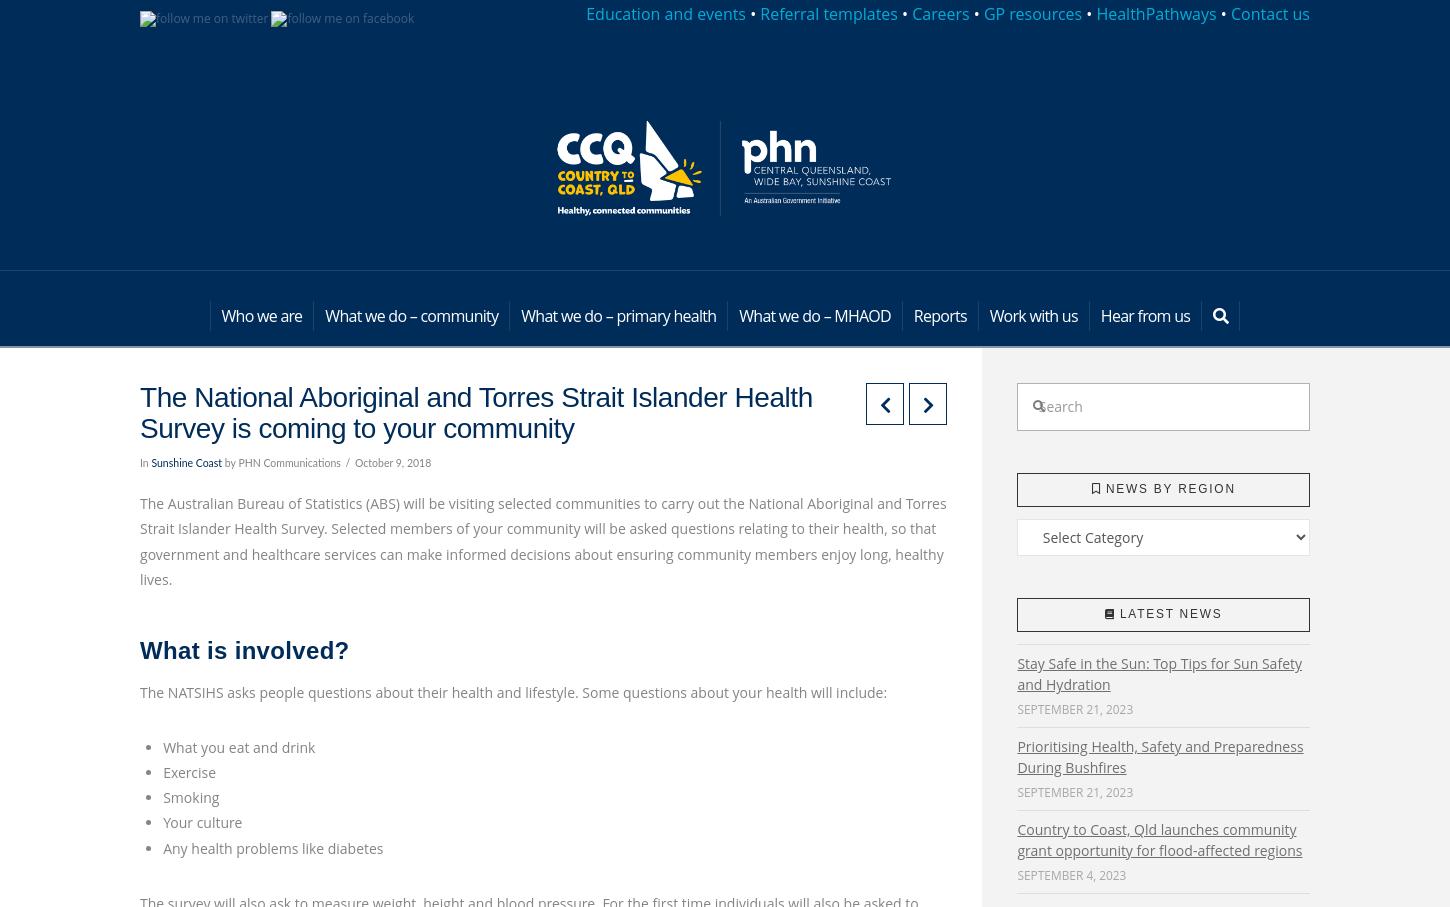 This screenshot has height=907, width=1450. I want to click on 'What you eat and drink', so click(237, 745).